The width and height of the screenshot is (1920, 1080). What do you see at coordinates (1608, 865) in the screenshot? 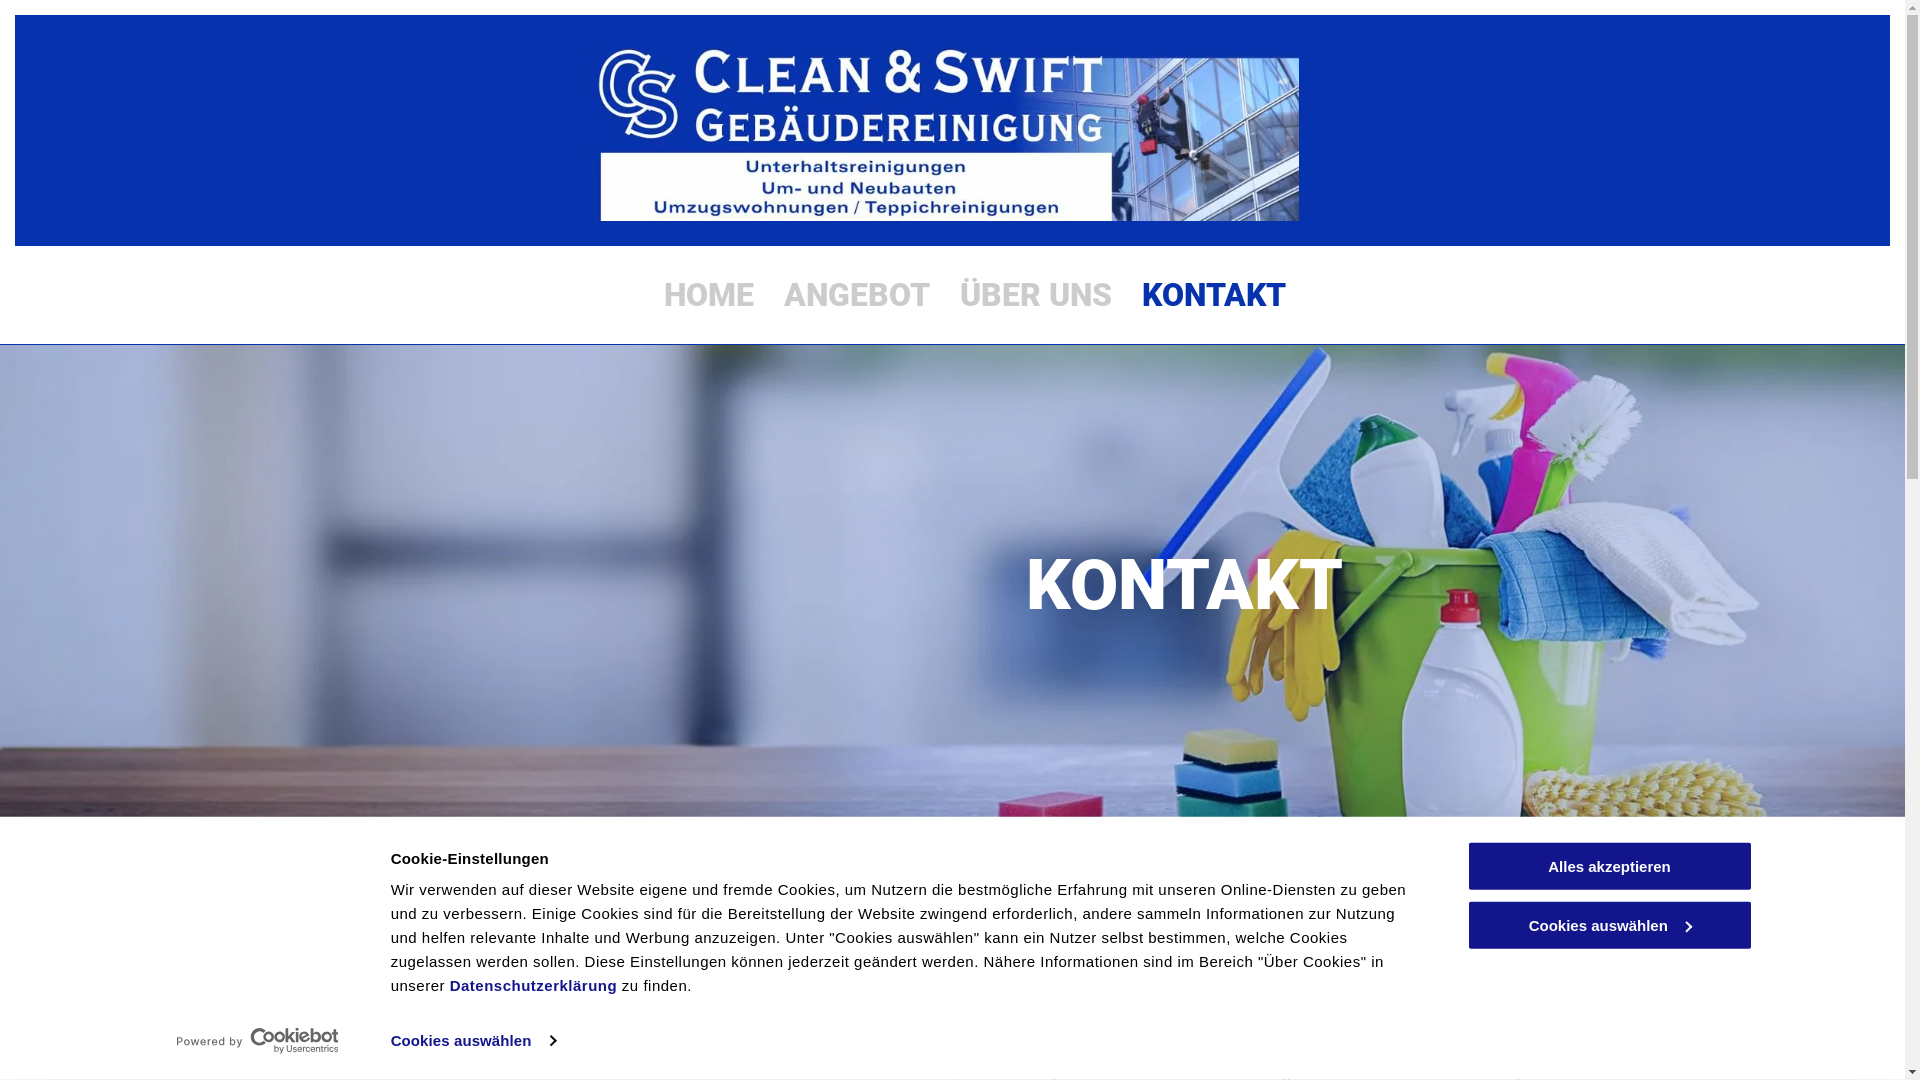
I see `'Alles akzeptieren'` at bounding box center [1608, 865].